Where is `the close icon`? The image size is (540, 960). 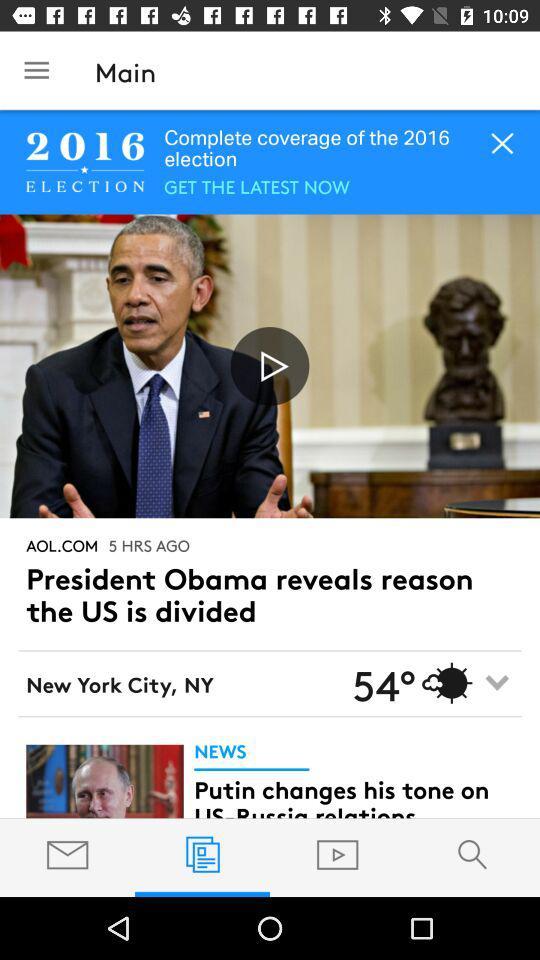 the close icon is located at coordinates (501, 144).